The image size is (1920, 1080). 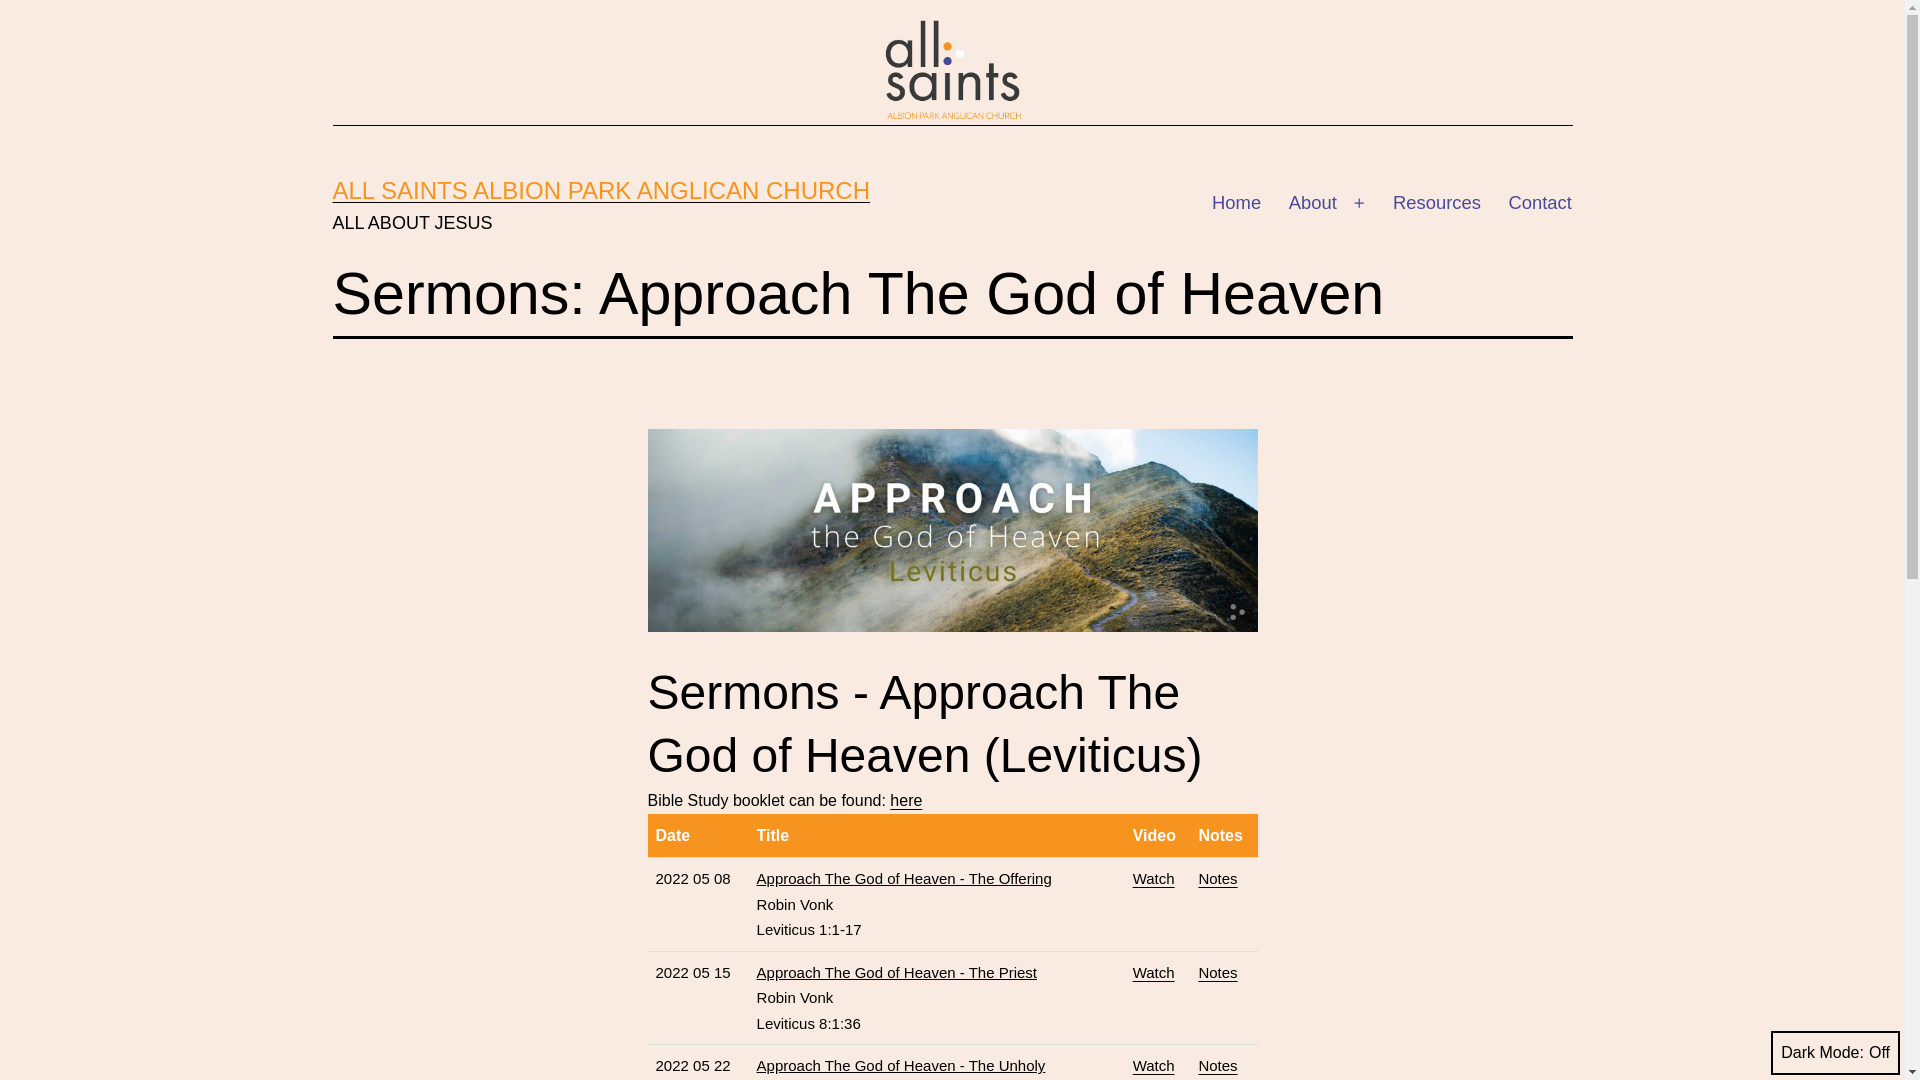 I want to click on 'here', so click(x=905, y=799).